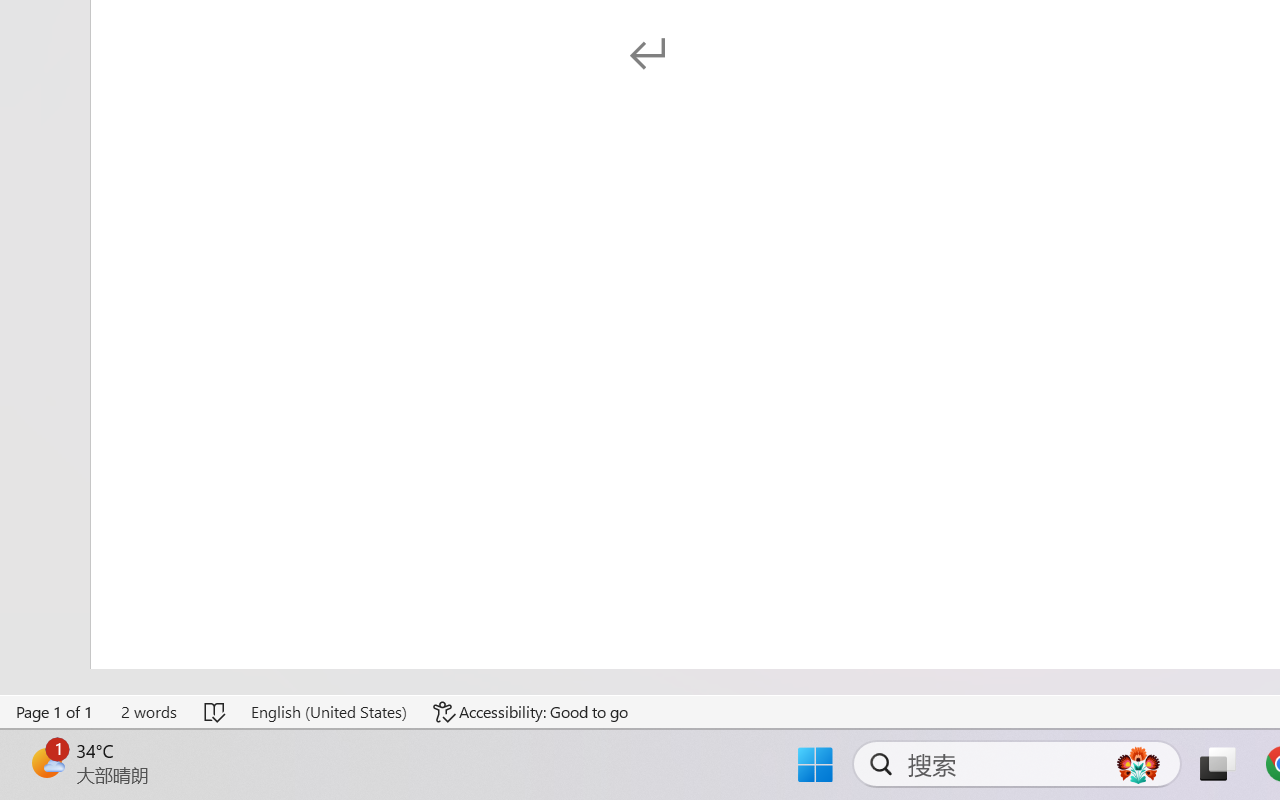  Describe the element at coordinates (55, 711) in the screenshot. I see `'Page Number Page 1 of 1'` at that location.